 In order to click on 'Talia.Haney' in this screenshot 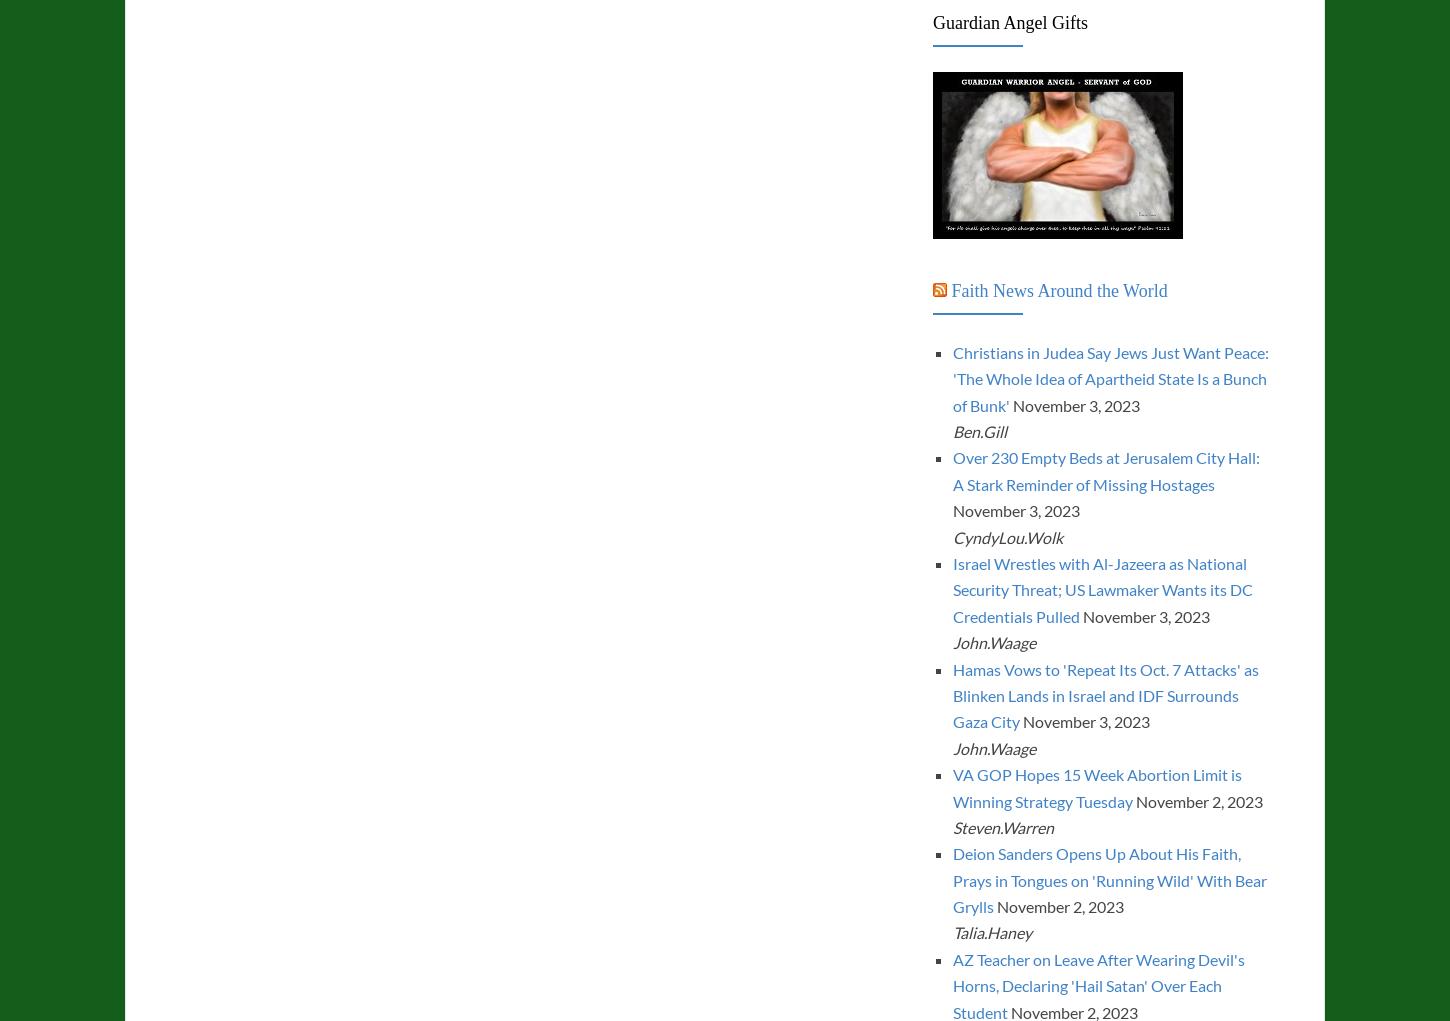, I will do `click(991, 932)`.